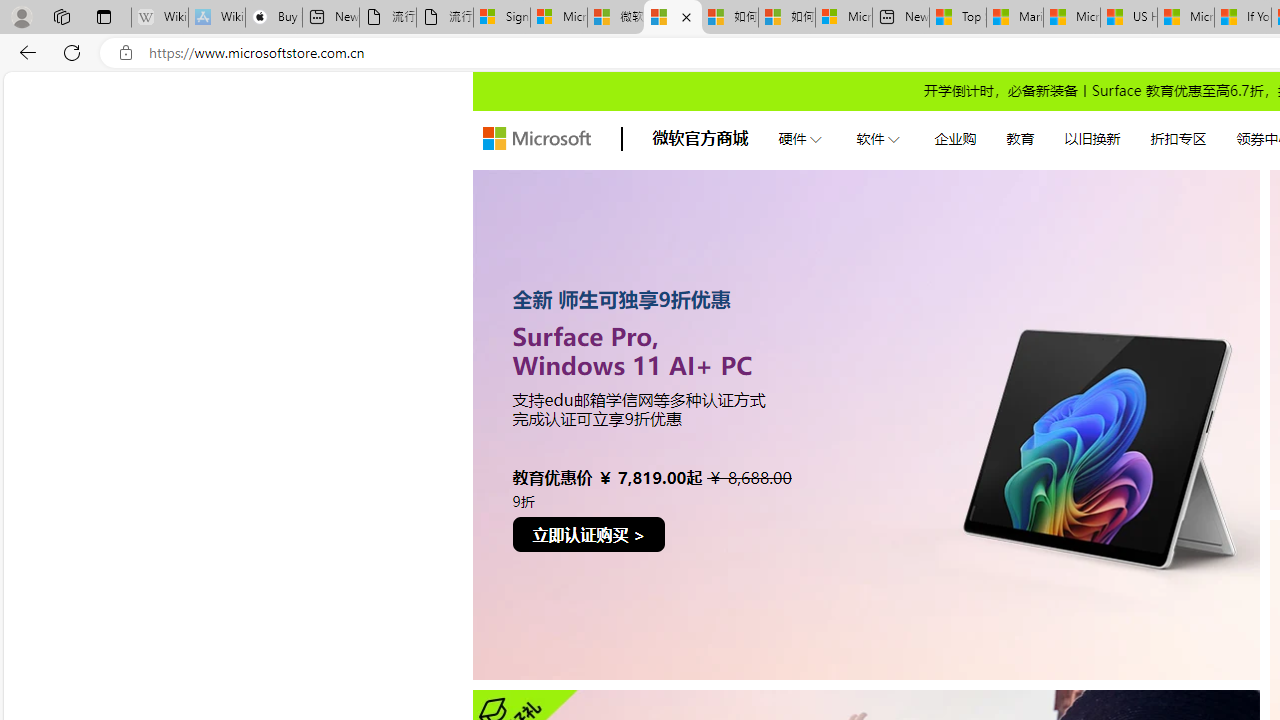 Image resolution: width=1280 pixels, height=720 pixels. What do you see at coordinates (536, 137) in the screenshot?
I see `'store logo'` at bounding box center [536, 137].